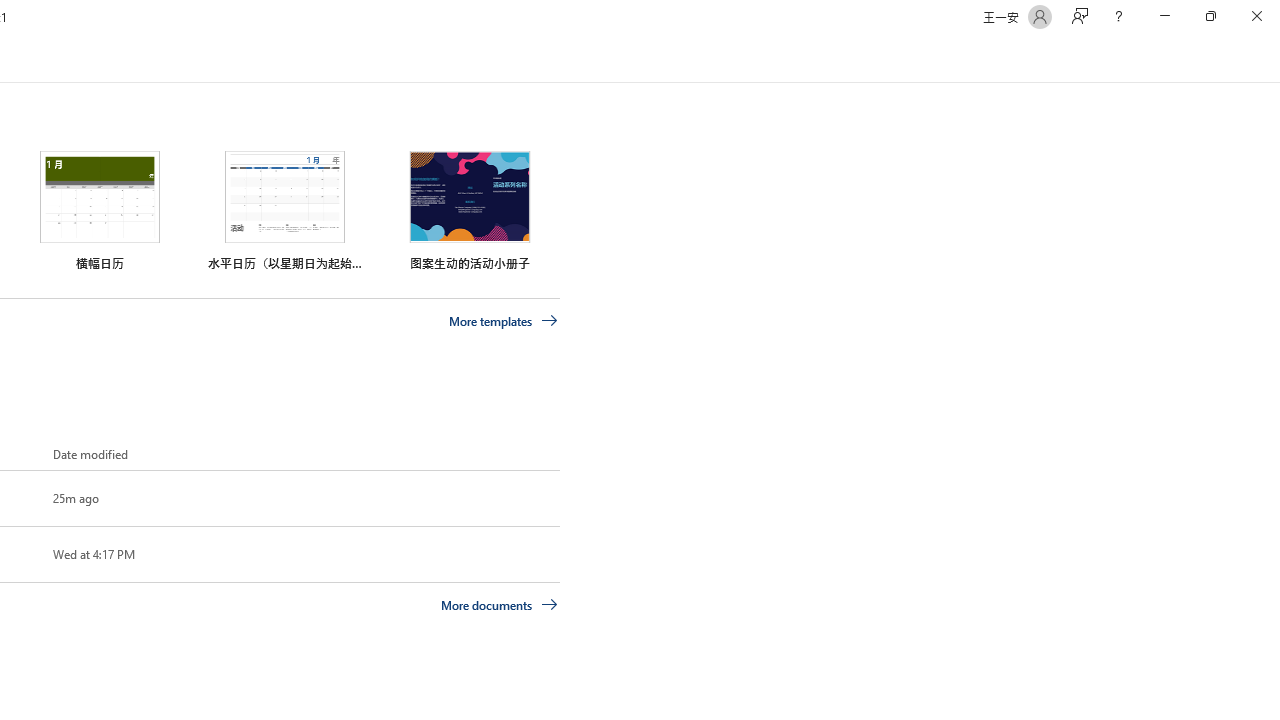 This screenshot has width=1280, height=720. What do you see at coordinates (1117, 16) in the screenshot?
I see `'Help'` at bounding box center [1117, 16].